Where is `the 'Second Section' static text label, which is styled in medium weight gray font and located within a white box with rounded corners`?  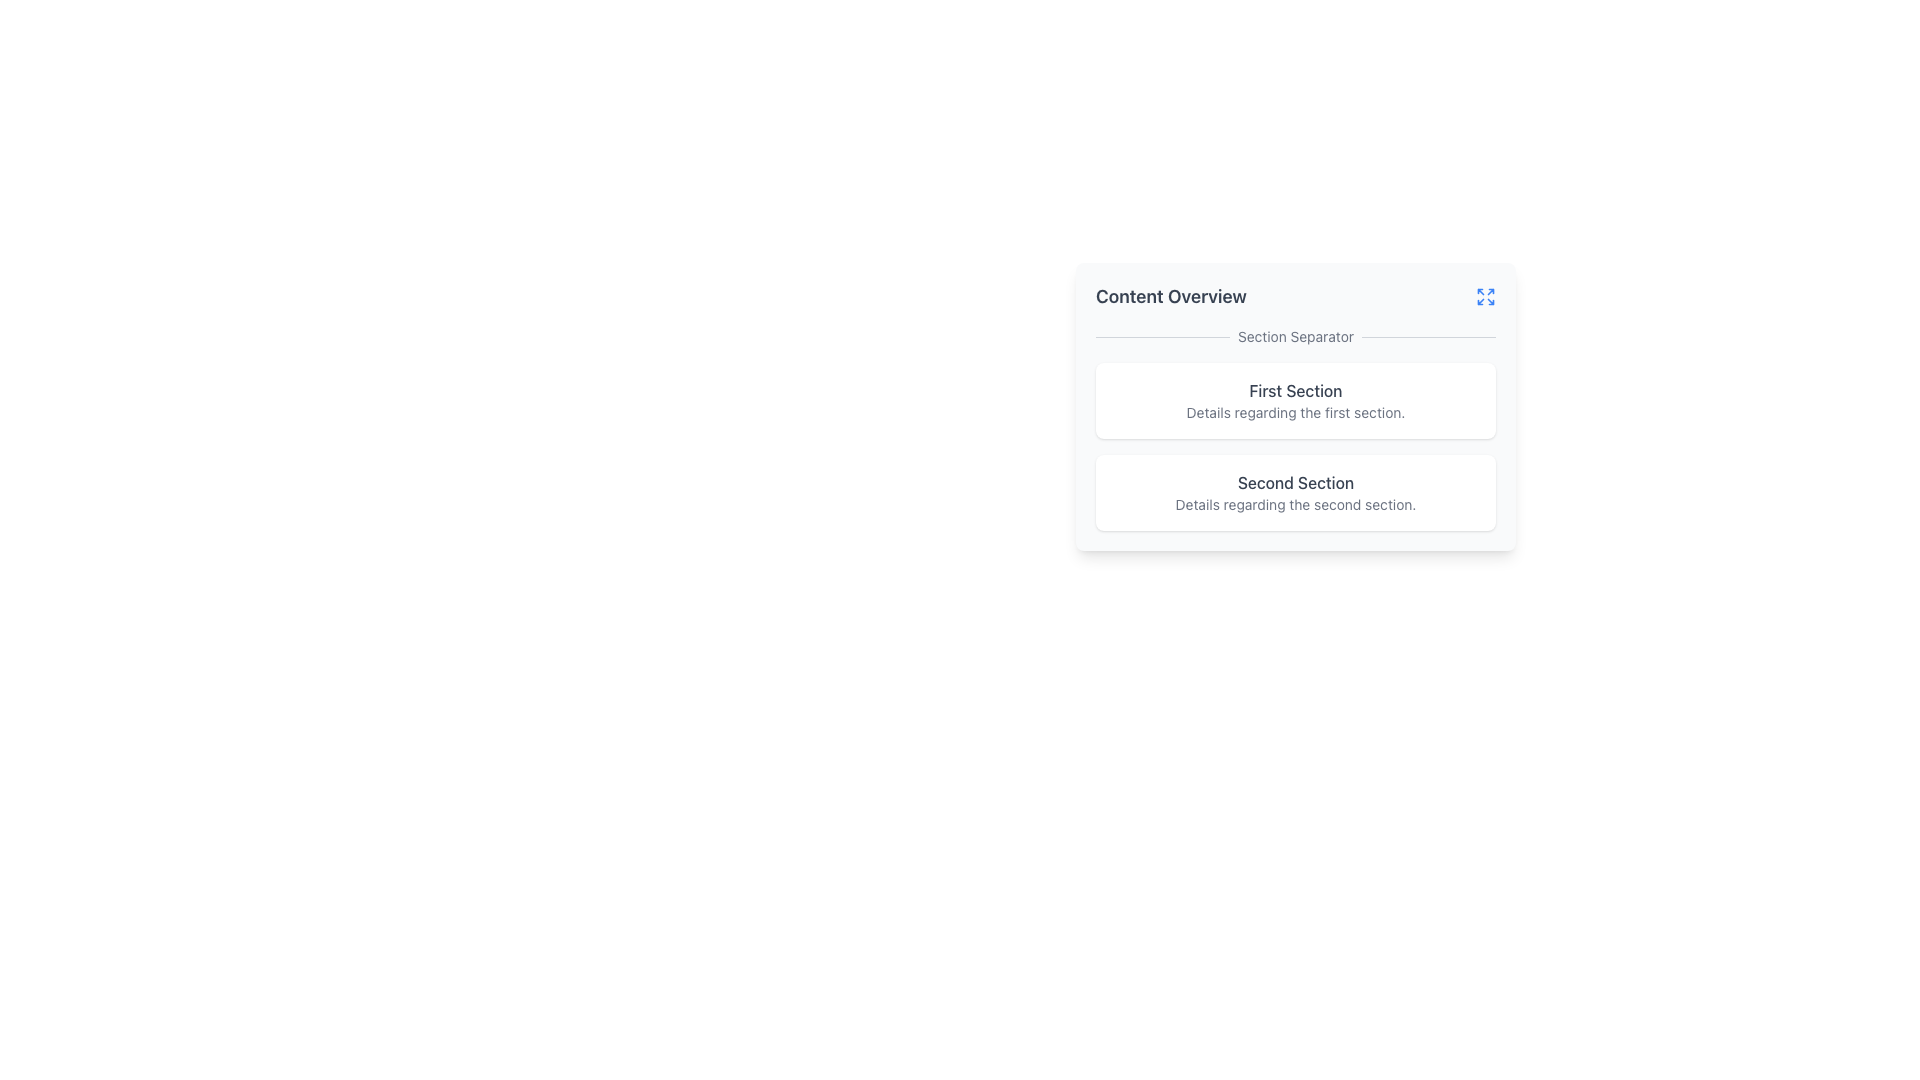 the 'Second Section' static text label, which is styled in medium weight gray font and located within a white box with rounded corners is located at coordinates (1296, 482).